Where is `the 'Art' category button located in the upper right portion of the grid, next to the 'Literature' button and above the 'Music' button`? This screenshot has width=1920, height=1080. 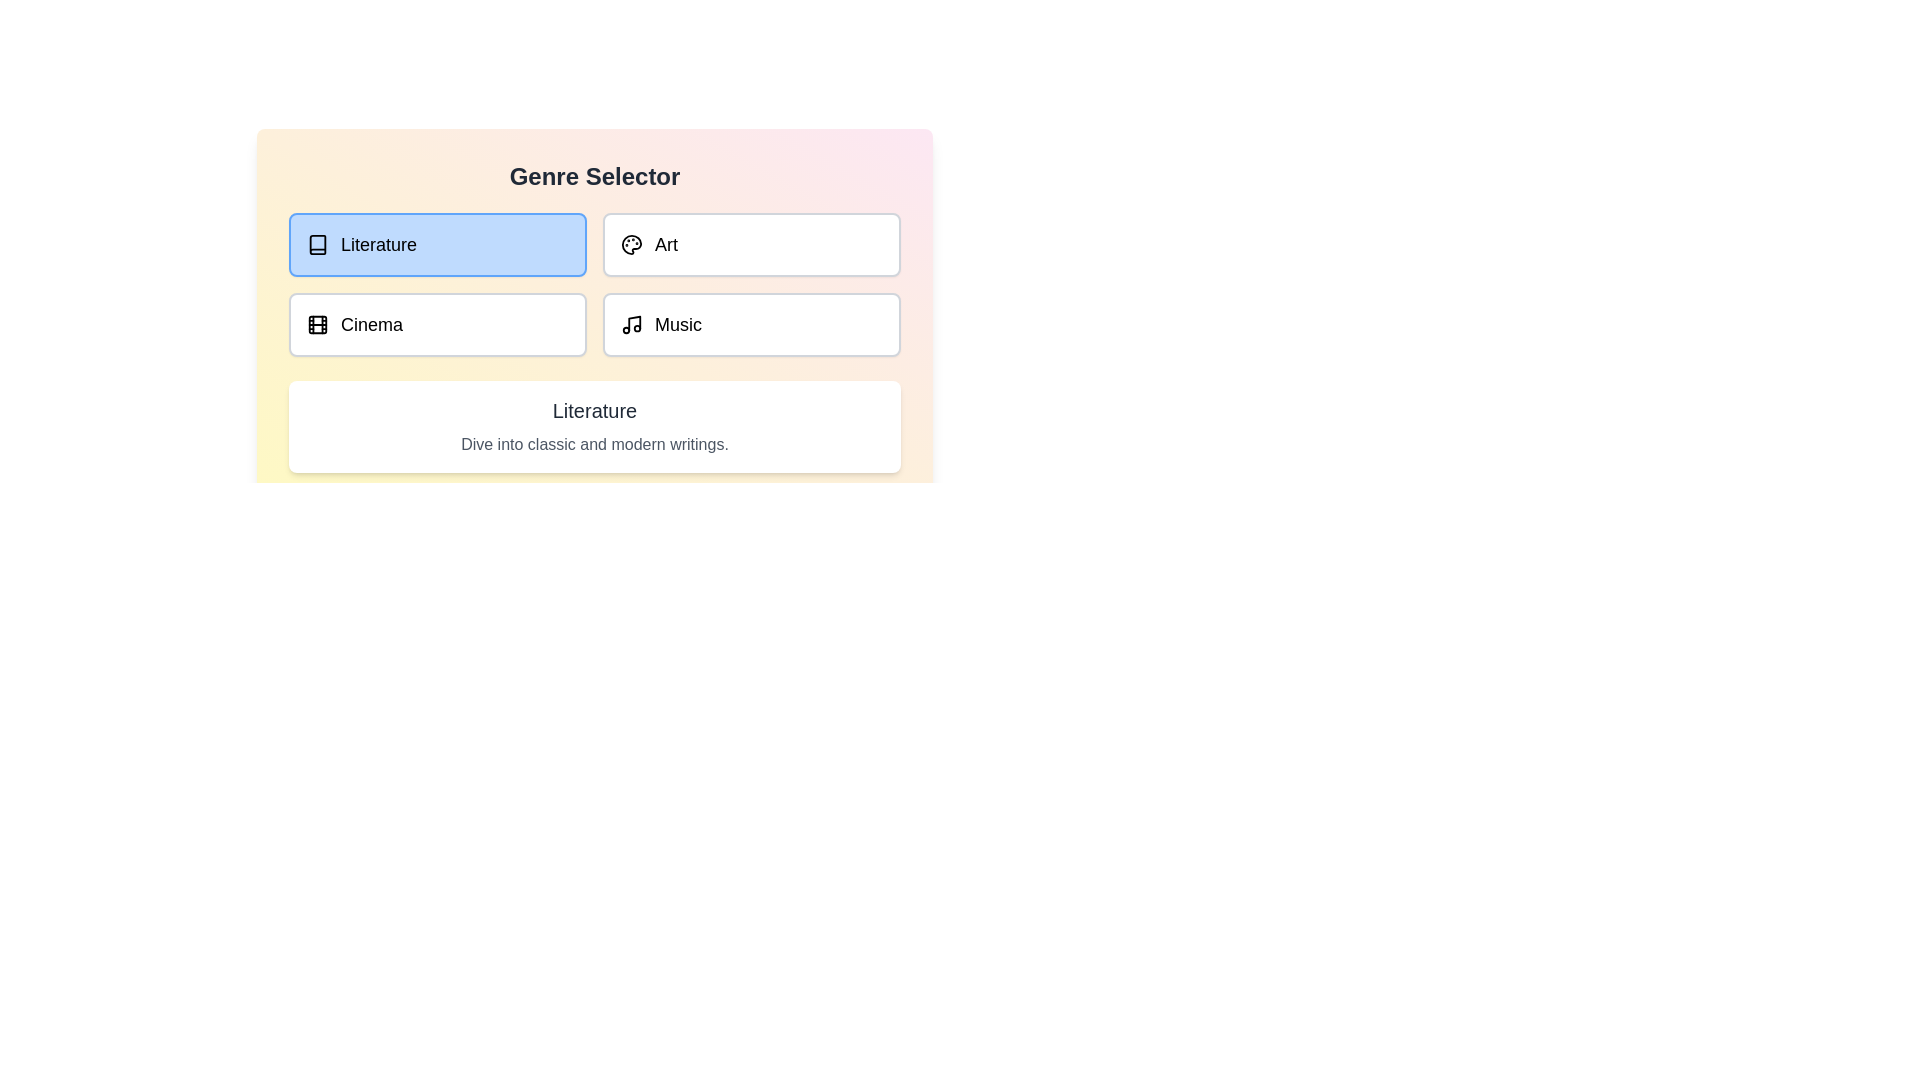 the 'Art' category button located in the upper right portion of the grid, next to the 'Literature' button and above the 'Music' button is located at coordinates (751, 244).